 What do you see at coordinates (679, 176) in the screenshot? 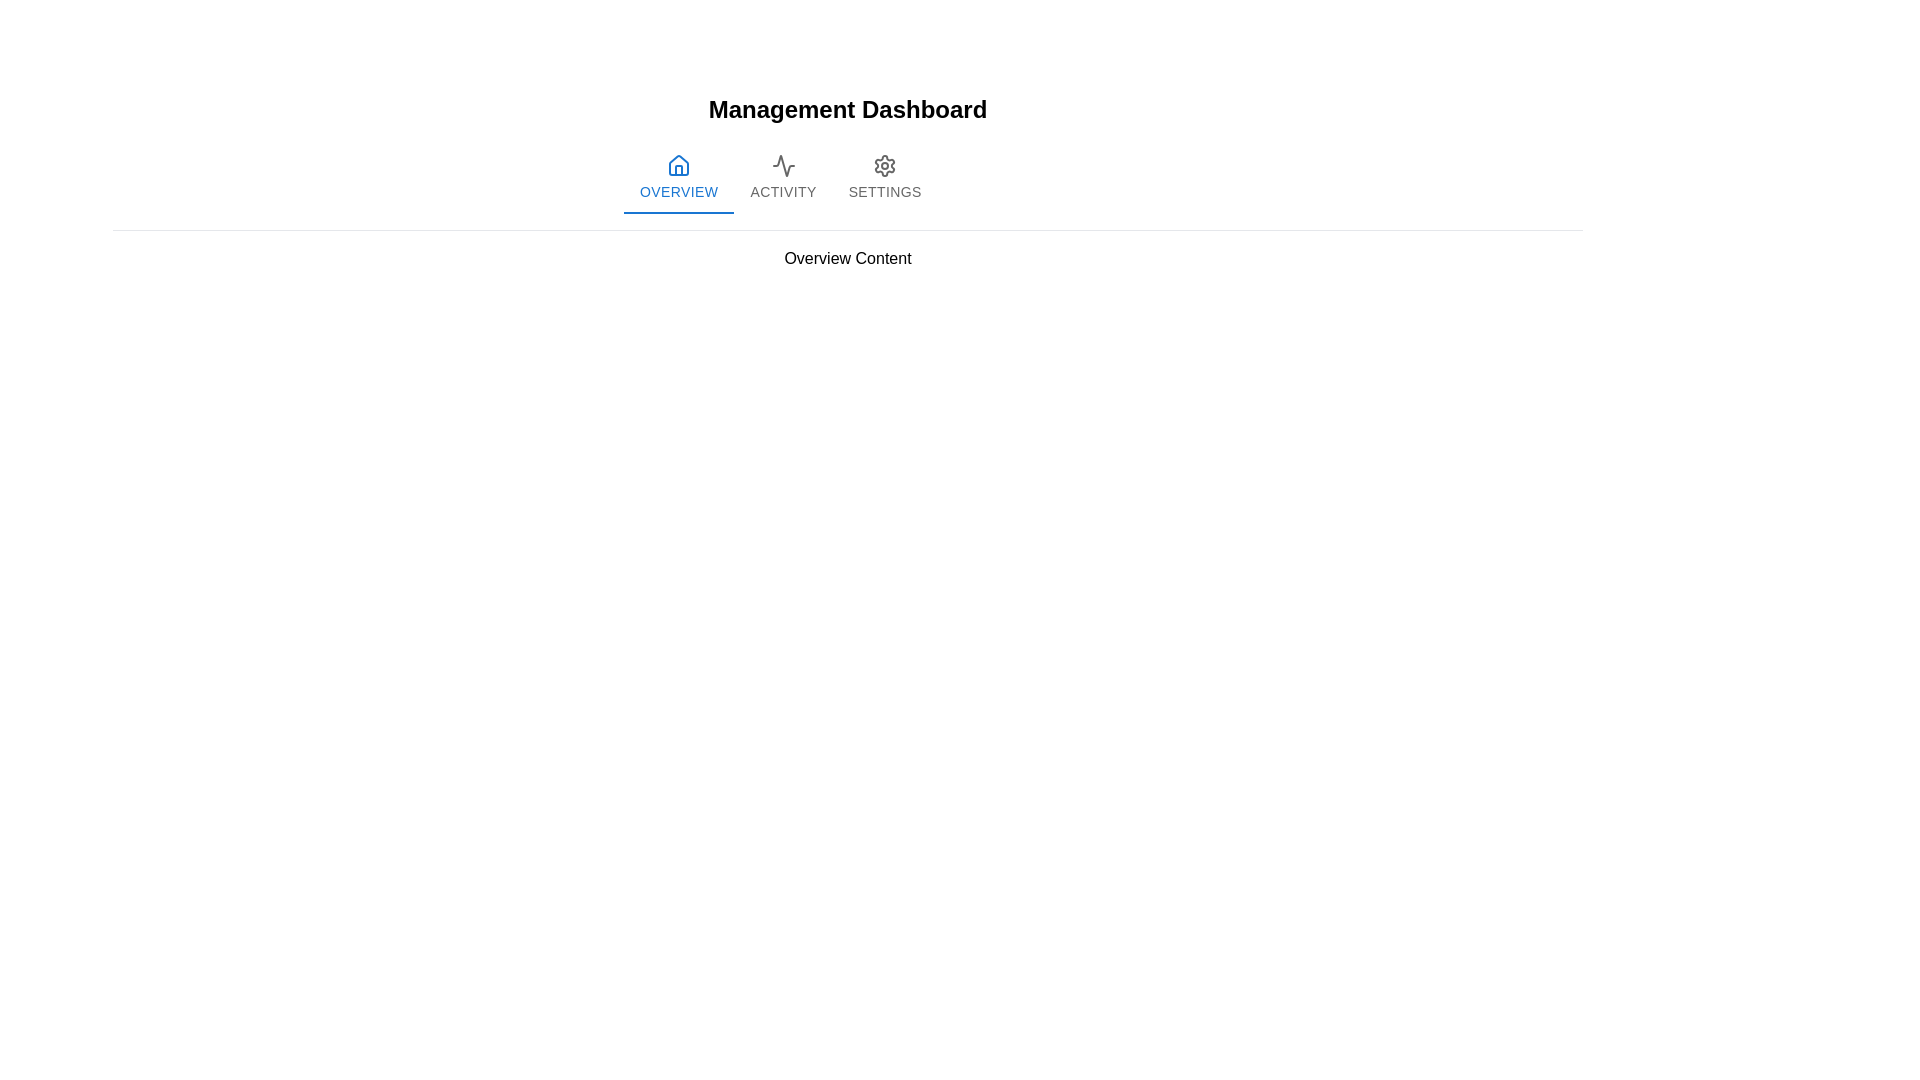
I see `the leftmost tab button` at bounding box center [679, 176].